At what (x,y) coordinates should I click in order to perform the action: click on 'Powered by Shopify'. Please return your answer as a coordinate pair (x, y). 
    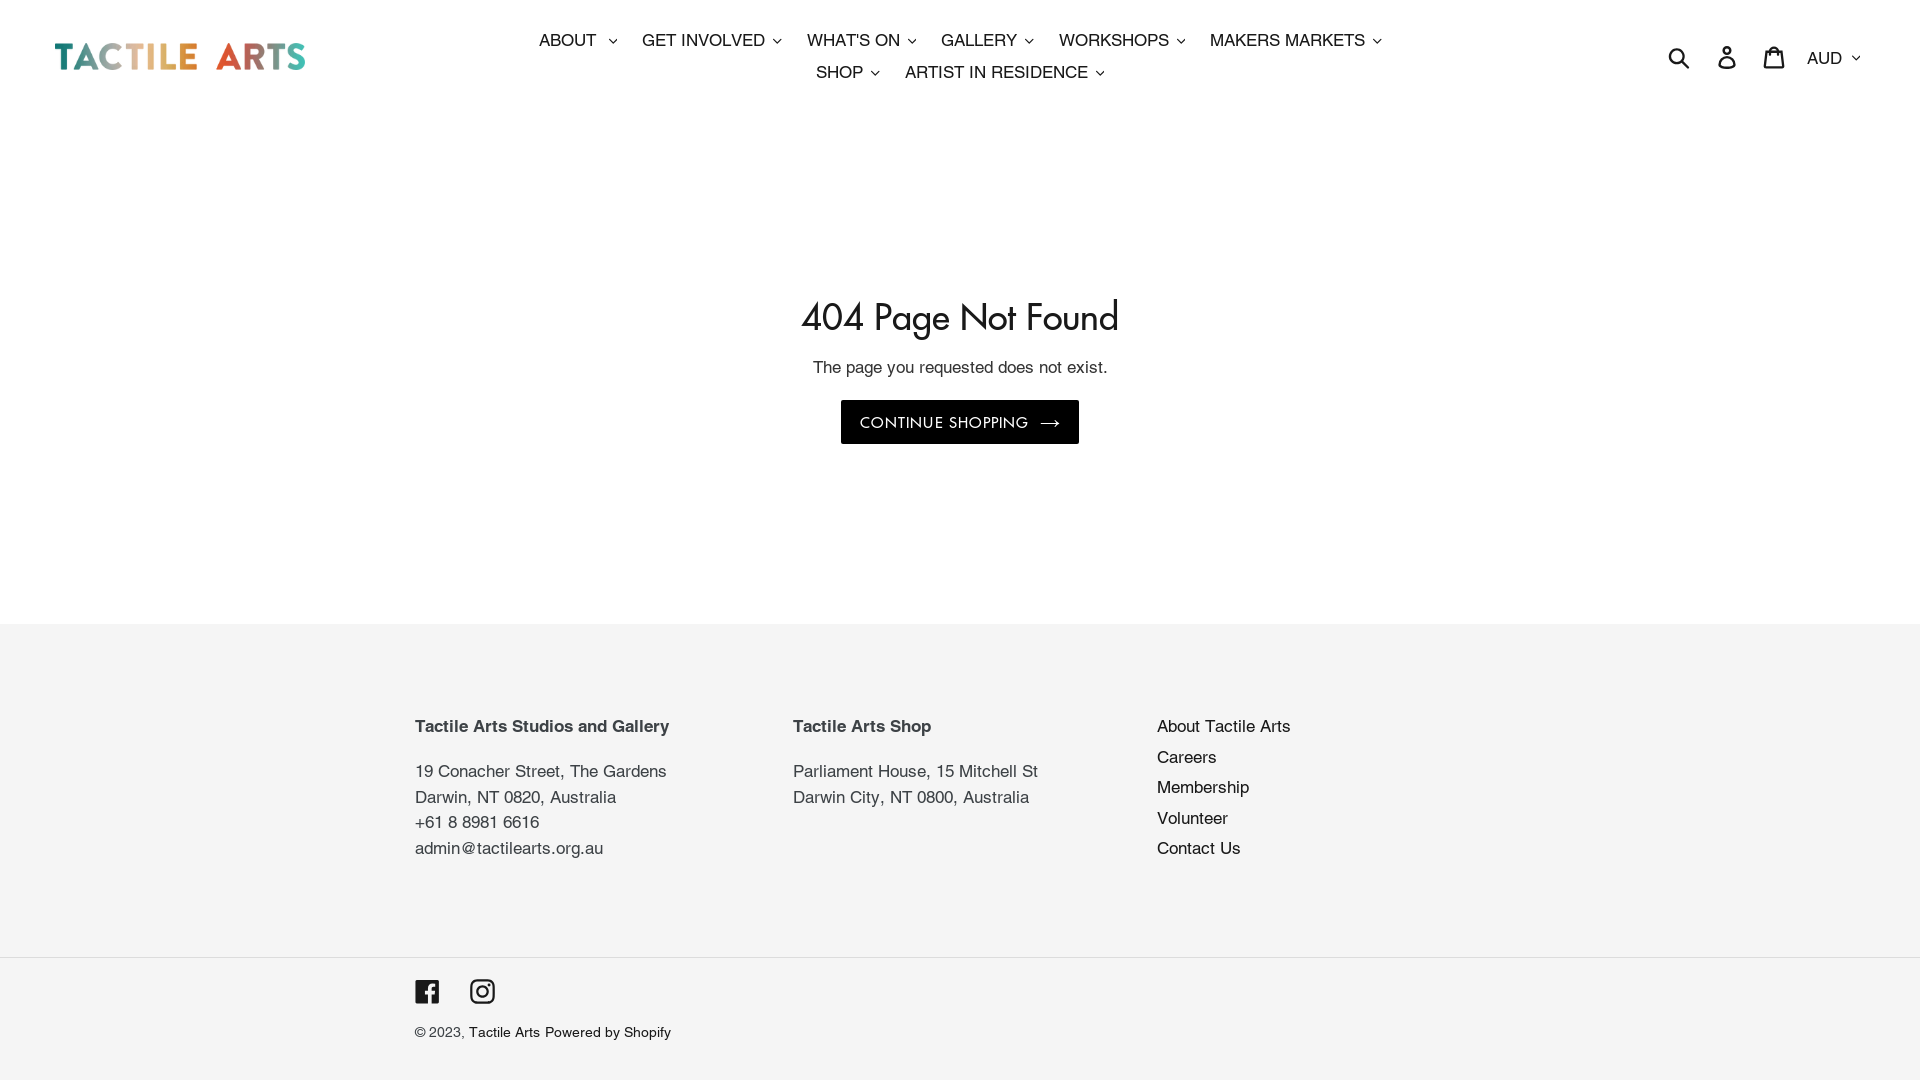
    Looking at the image, I should click on (607, 1032).